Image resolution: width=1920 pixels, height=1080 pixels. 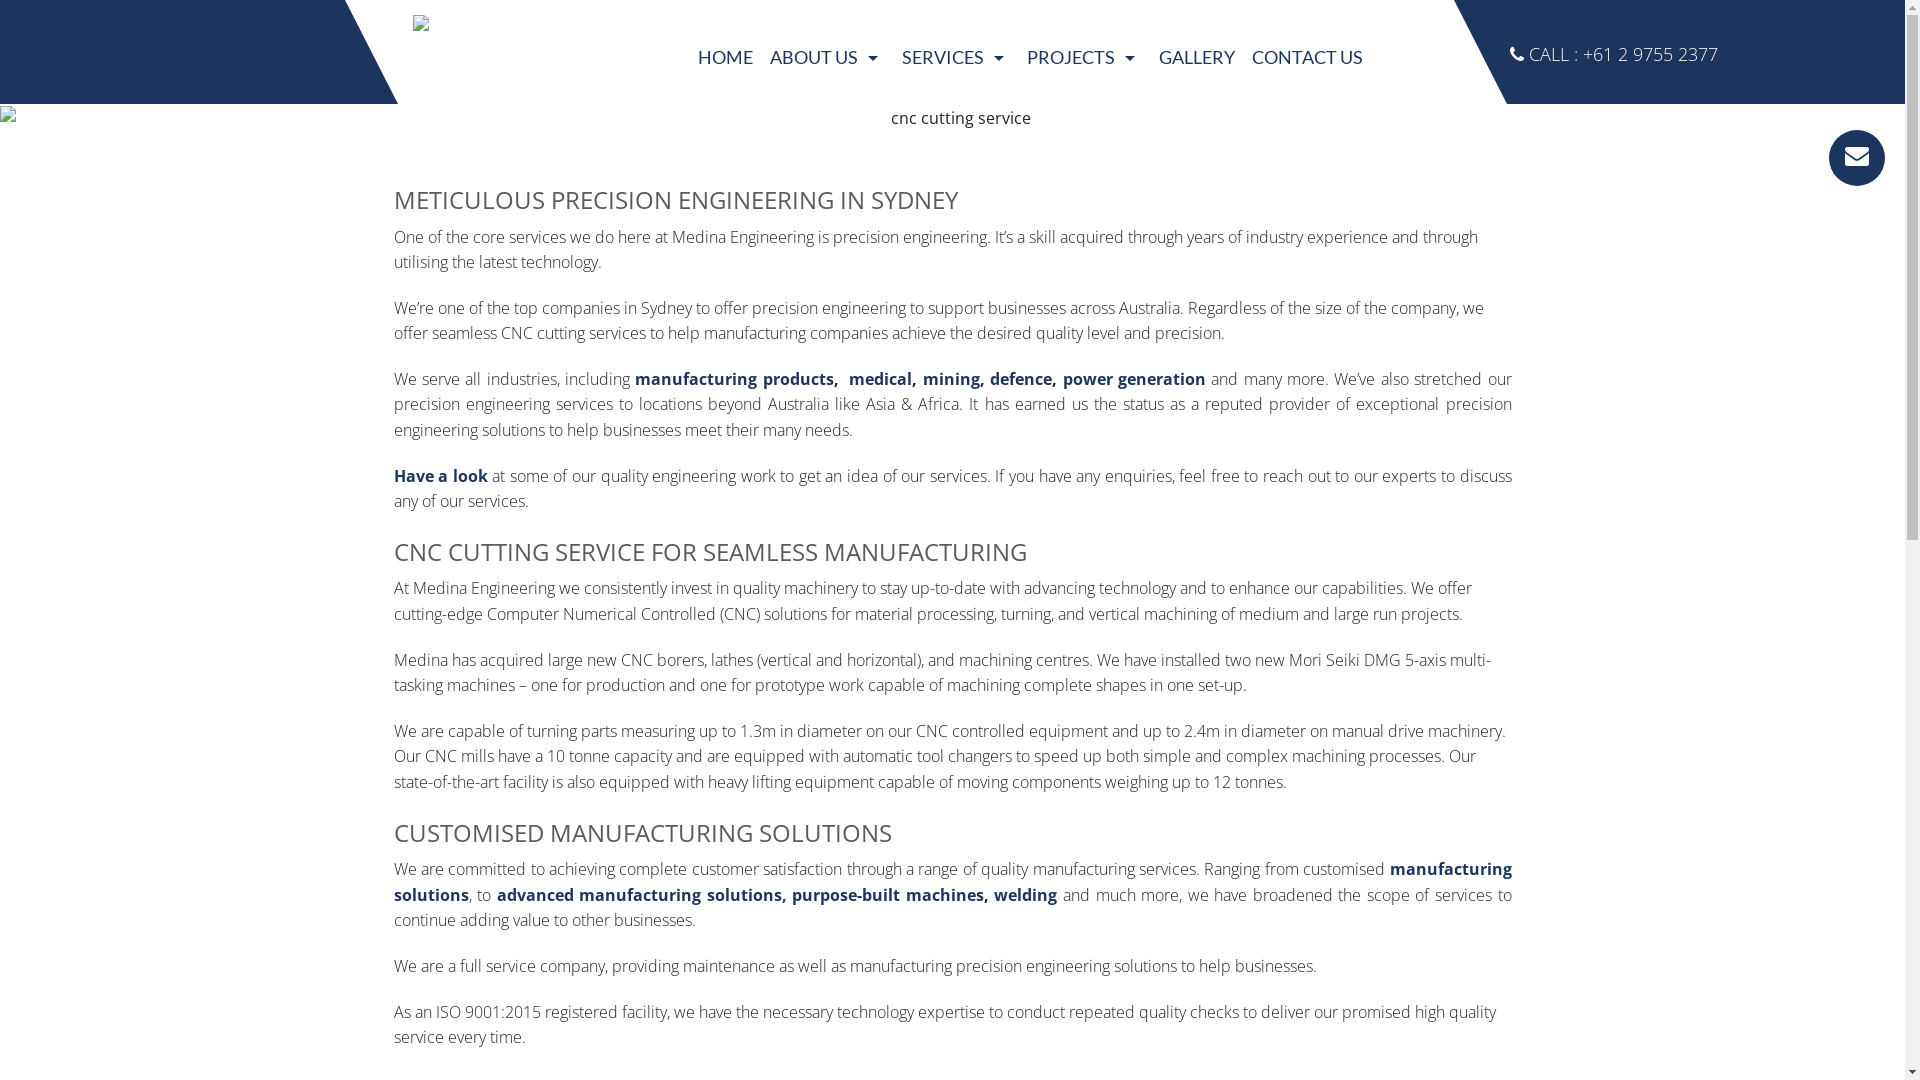 What do you see at coordinates (1083, 162) in the screenshot?
I see `'DEFENCE'` at bounding box center [1083, 162].